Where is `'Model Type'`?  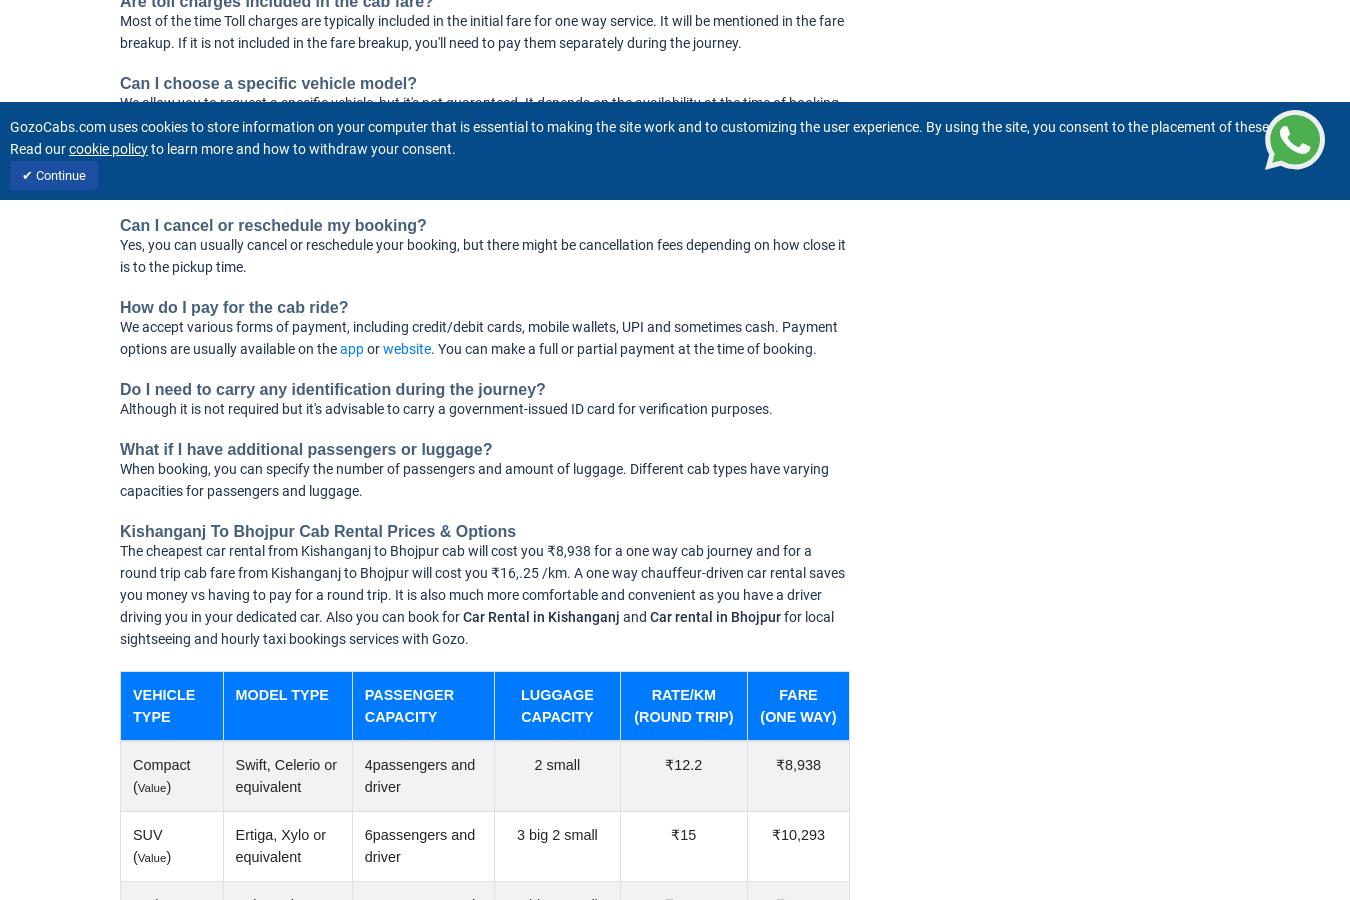 'Model Type' is located at coordinates (280, 693).